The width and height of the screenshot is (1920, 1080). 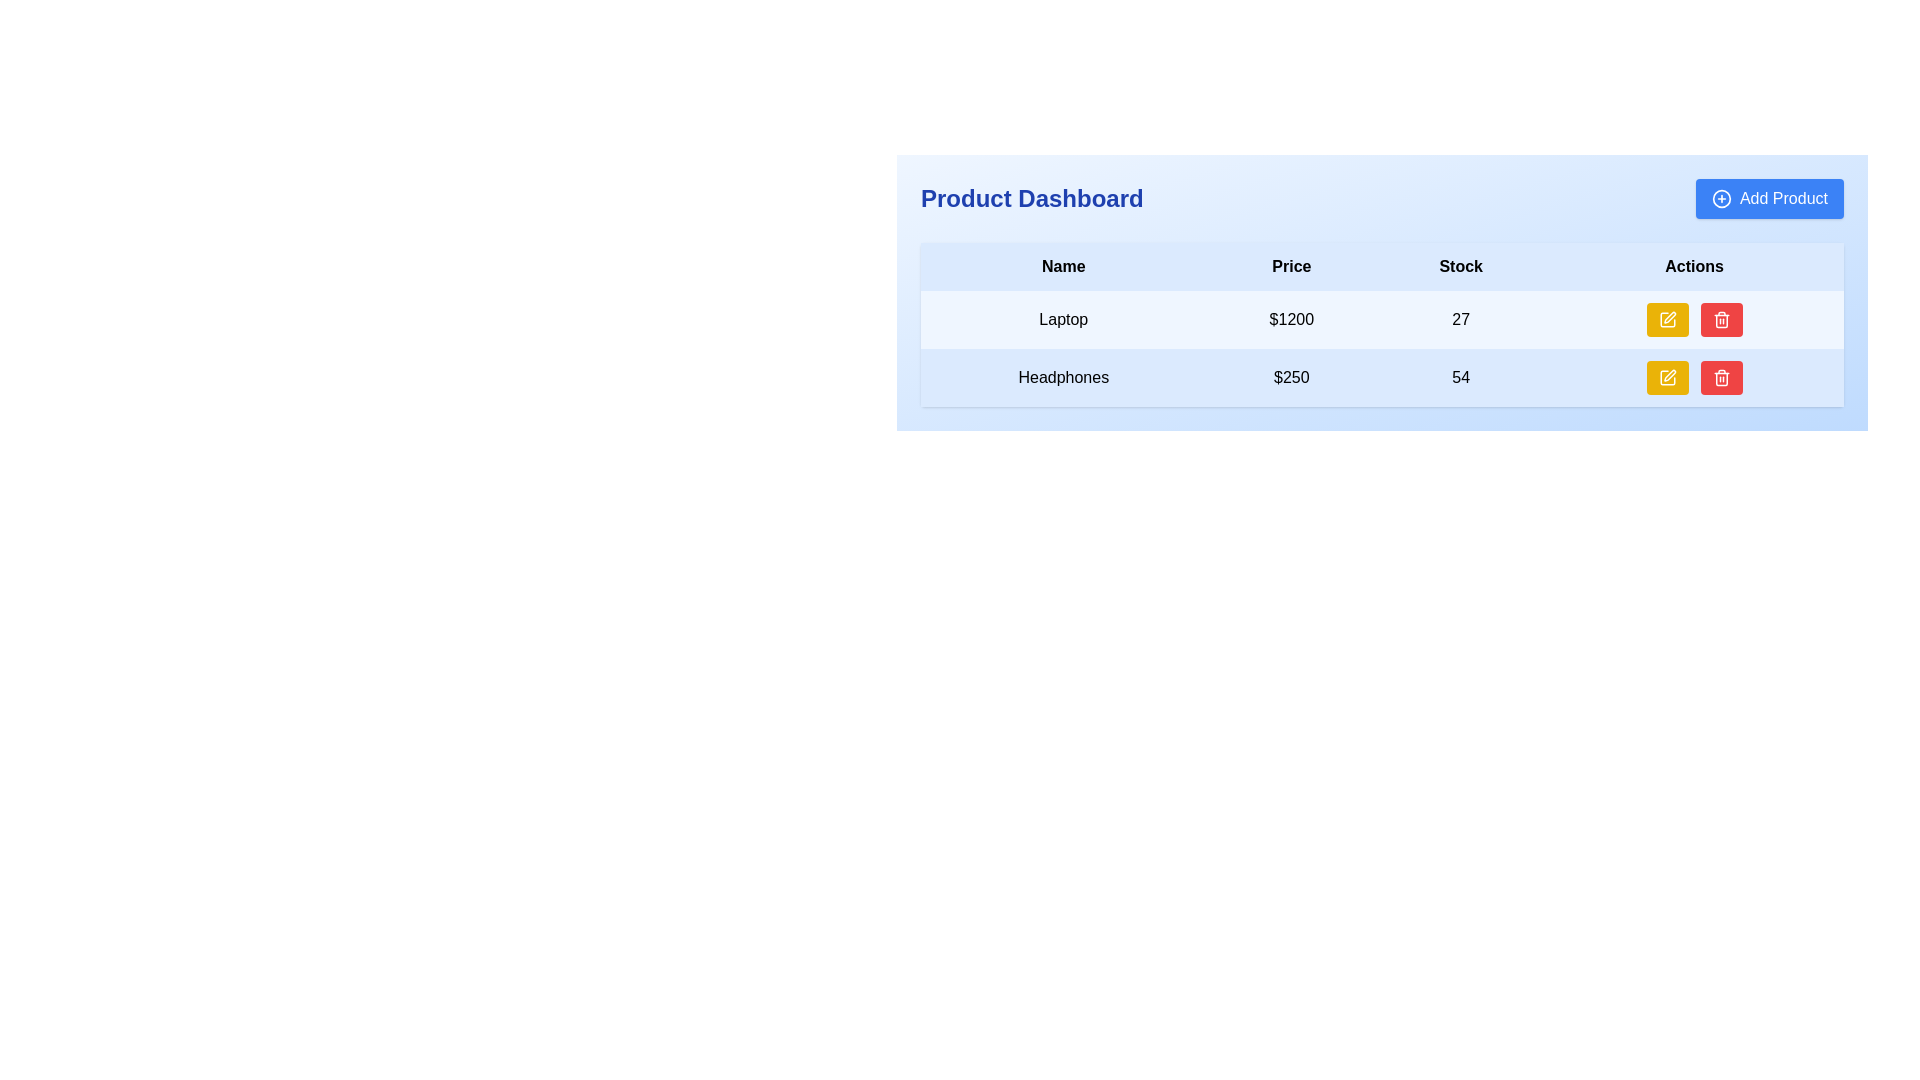 I want to click on the yellow button with a pen icon located in the 'Actions' column of the first row, so click(x=1667, y=319).